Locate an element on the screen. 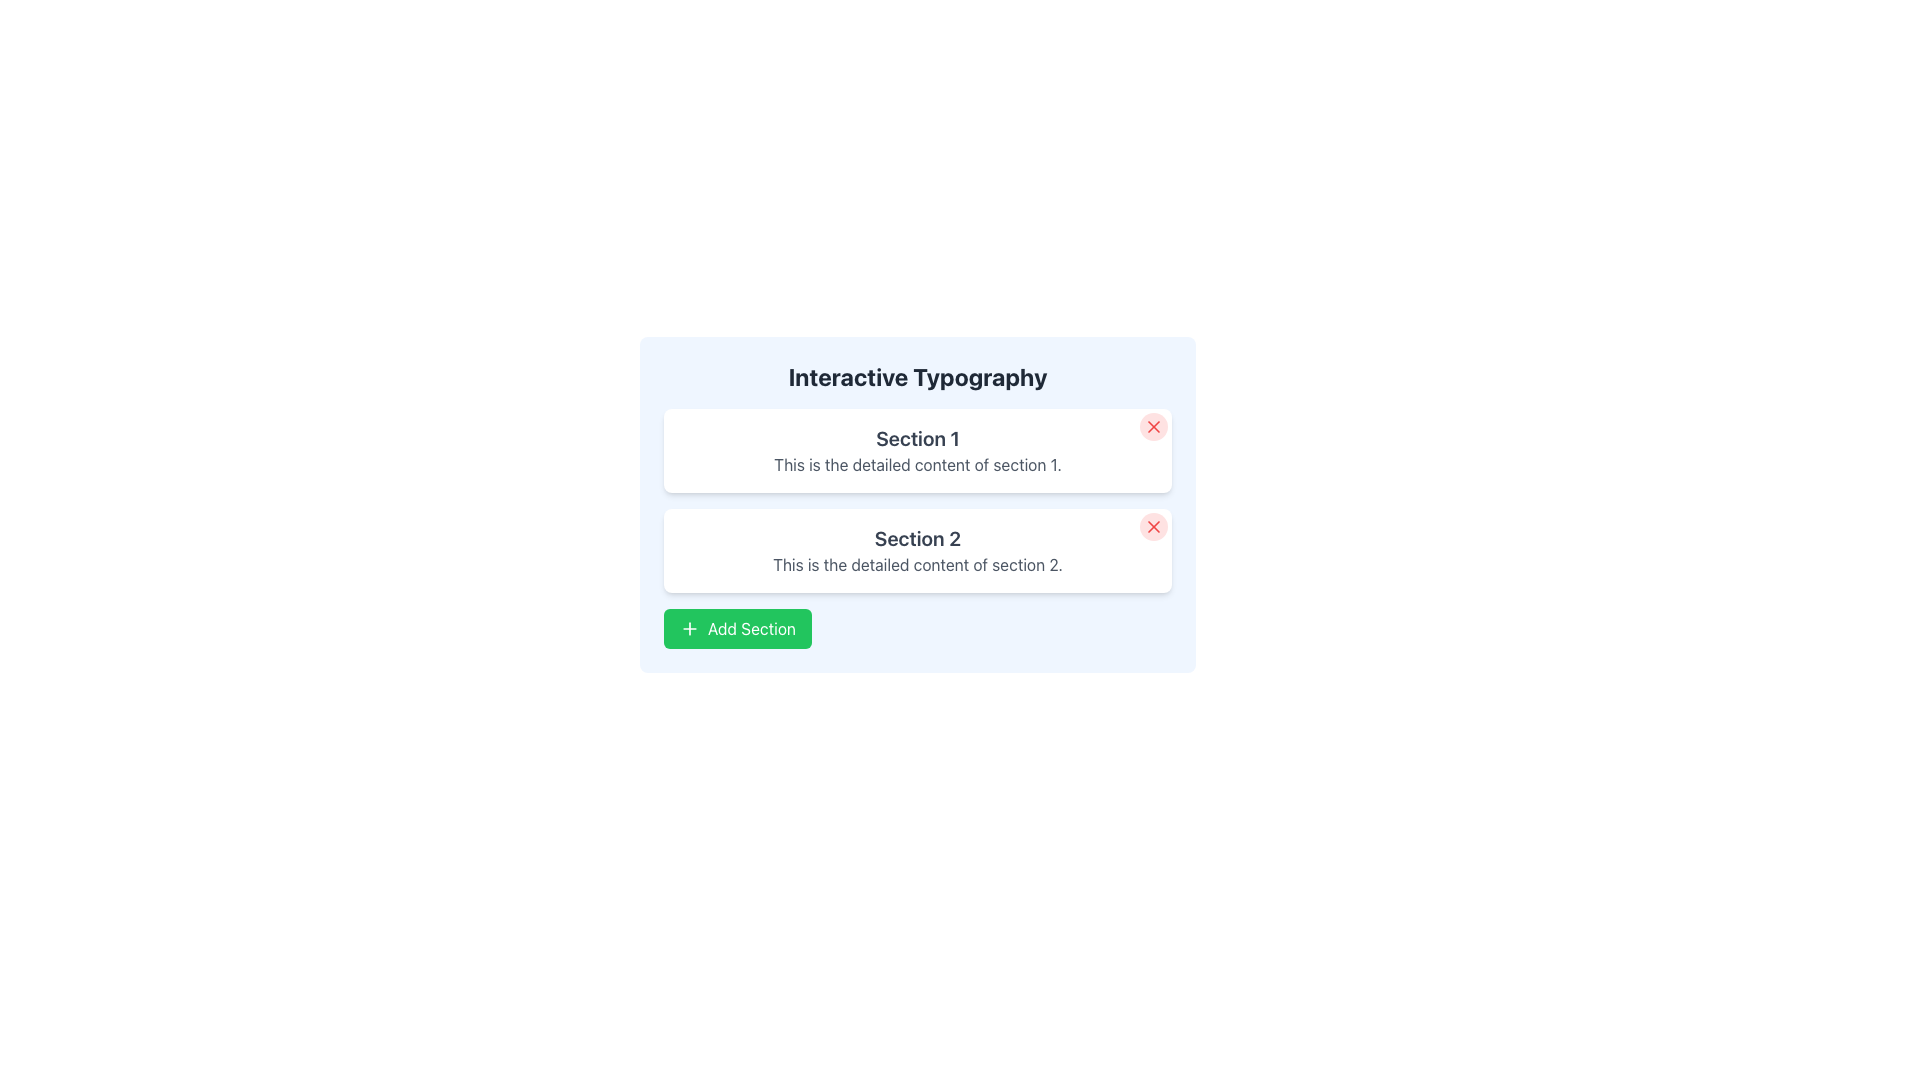 This screenshot has height=1080, width=1920. the text block reading 'This is the detailed content of section 1.' which is styled in gray and positioned under the title 'Section 1' is located at coordinates (916, 465).